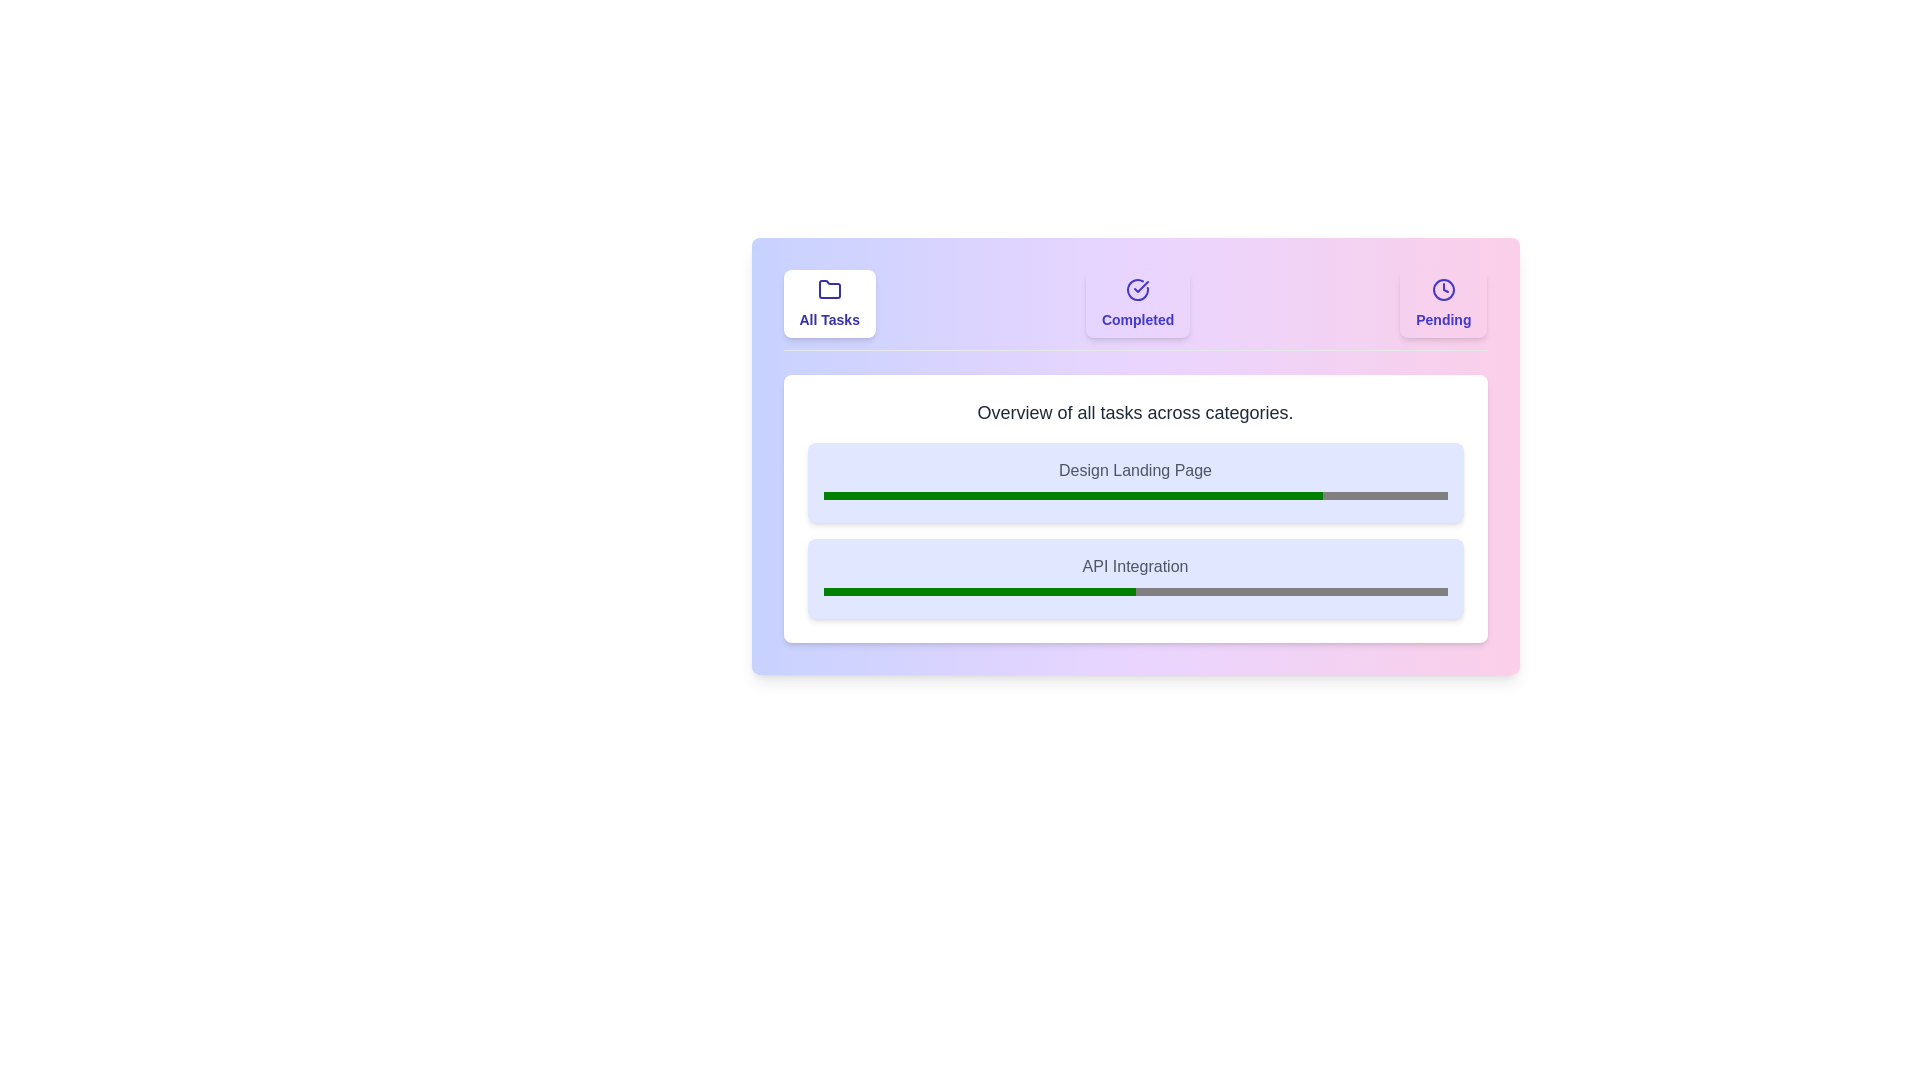 This screenshot has width=1920, height=1080. What do you see at coordinates (1135, 495) in the screenshot?
I see `the progress visually on the progress bar representing the completion of the 'Design Landing Page' task, which shows 80% completion` at bounding box center [1135, 495].